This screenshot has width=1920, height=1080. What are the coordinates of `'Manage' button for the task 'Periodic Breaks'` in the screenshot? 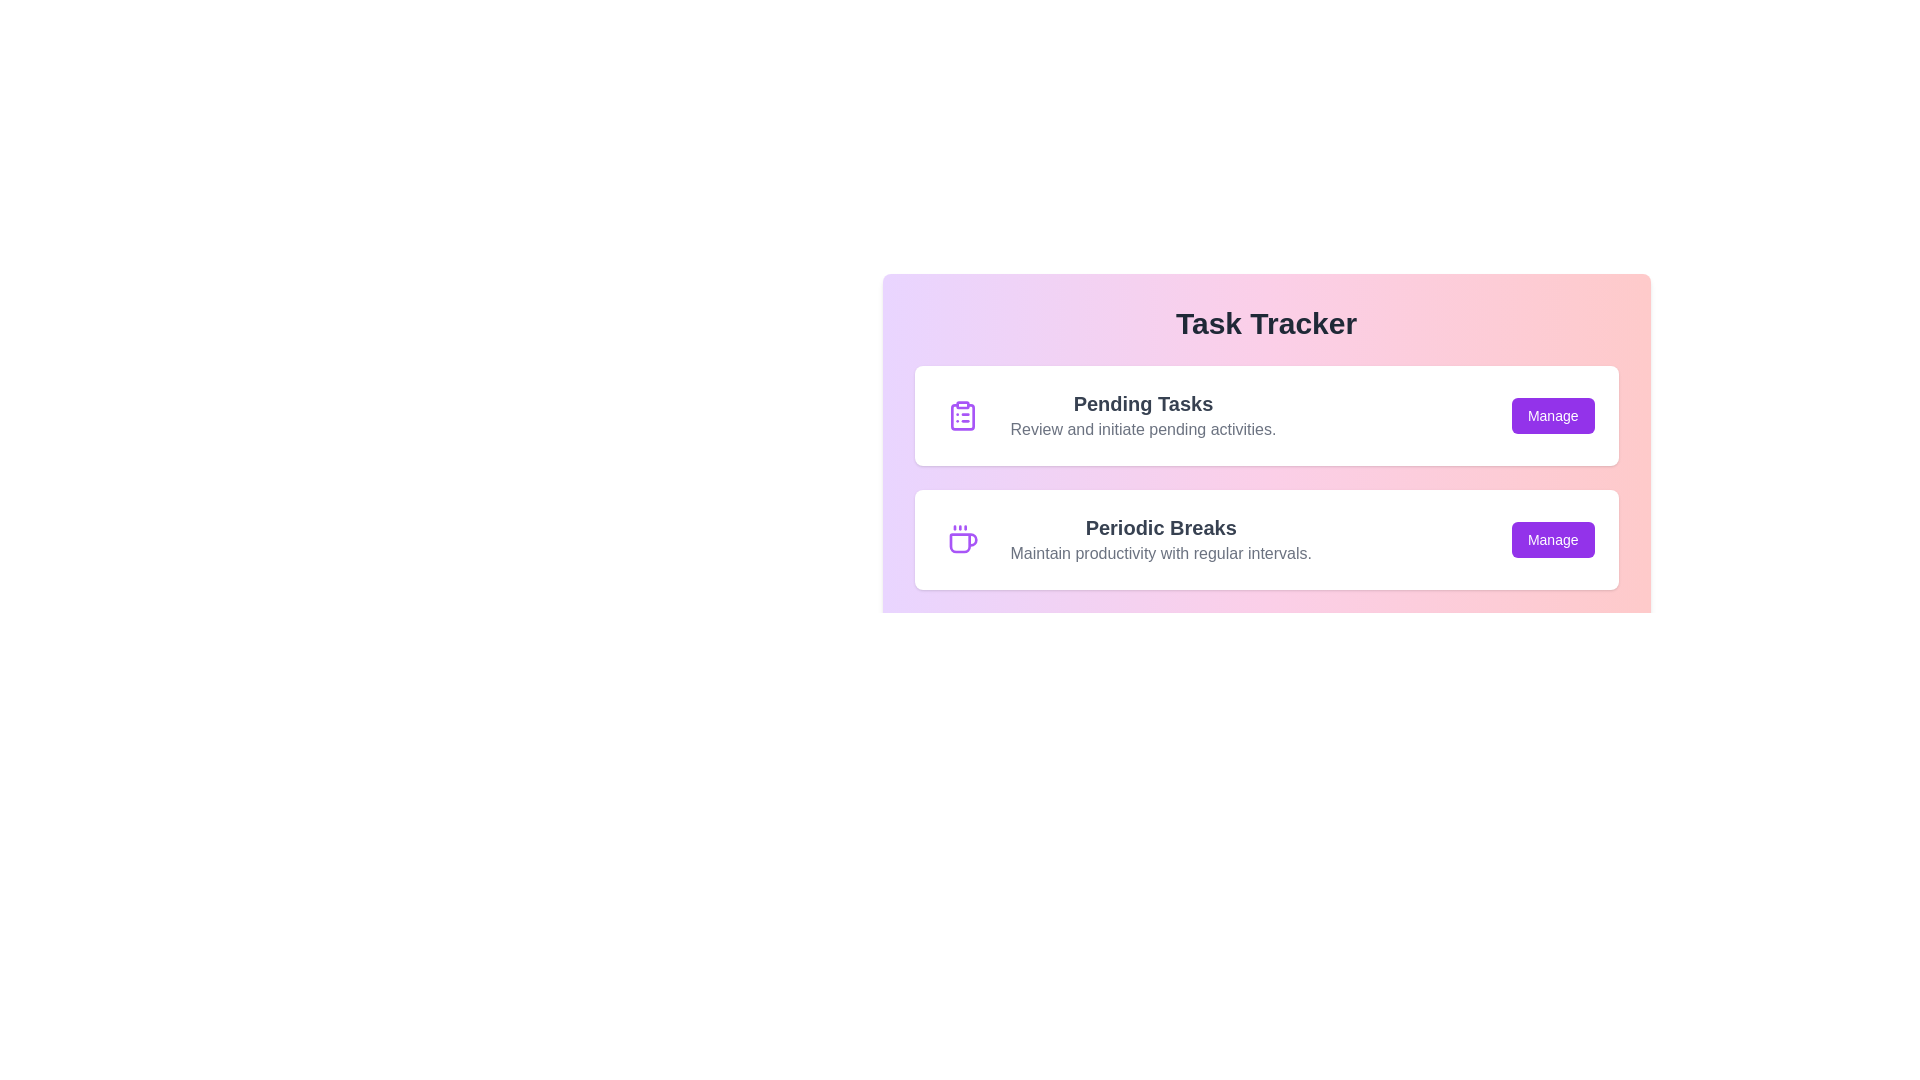 It's located at (1552, 540).